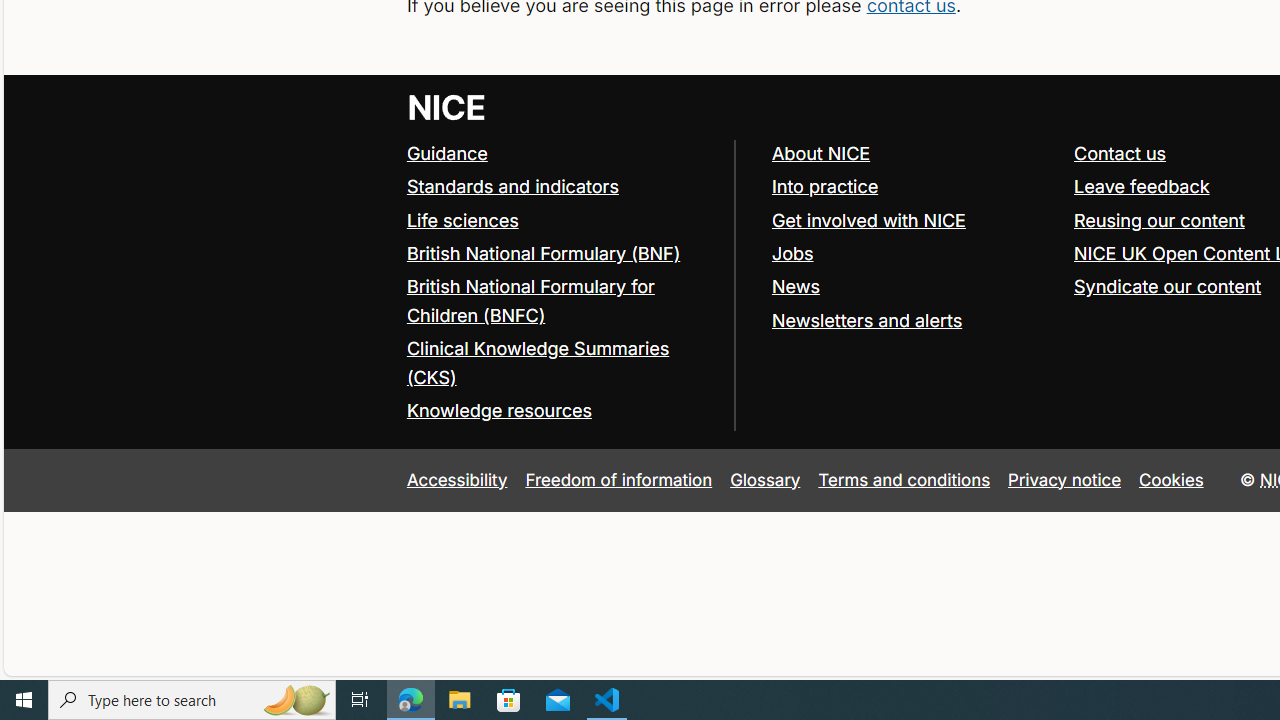 The height and width of the screenshot is (720, 1280). Describe the element at coordinates (617, 479) in the screenshot. I see `'Freedom of information'` at that location.